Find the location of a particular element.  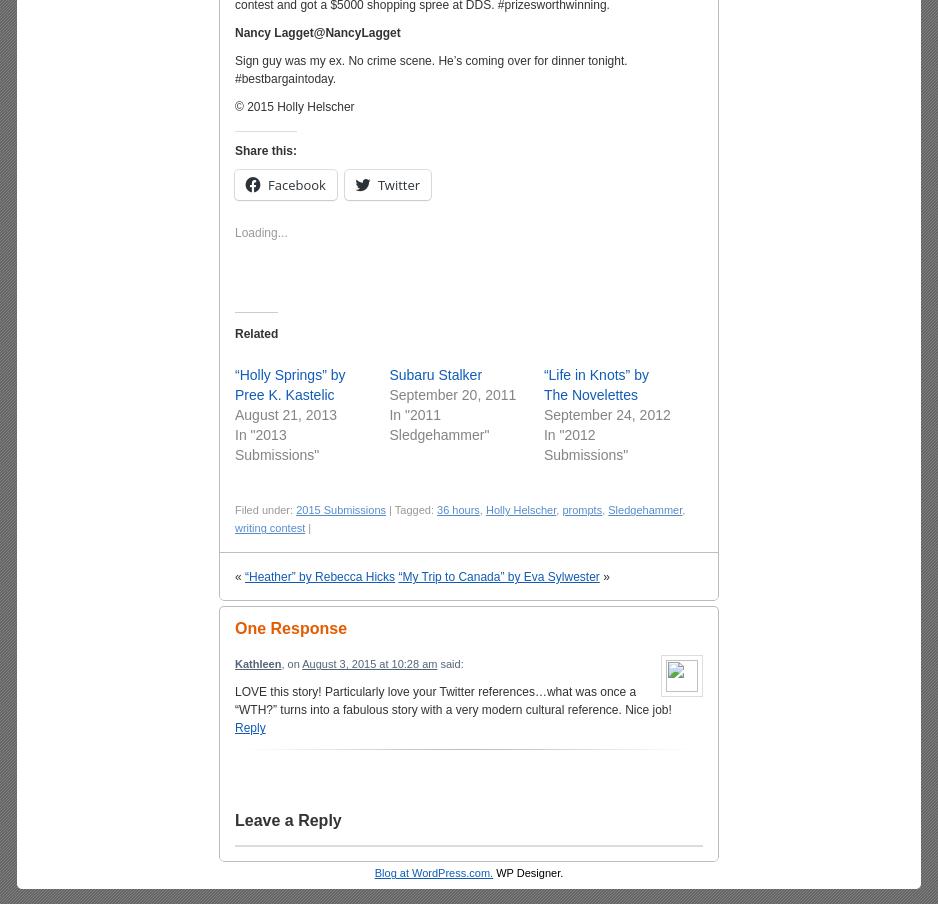

'One Response' is located at coordinates (290, 628).